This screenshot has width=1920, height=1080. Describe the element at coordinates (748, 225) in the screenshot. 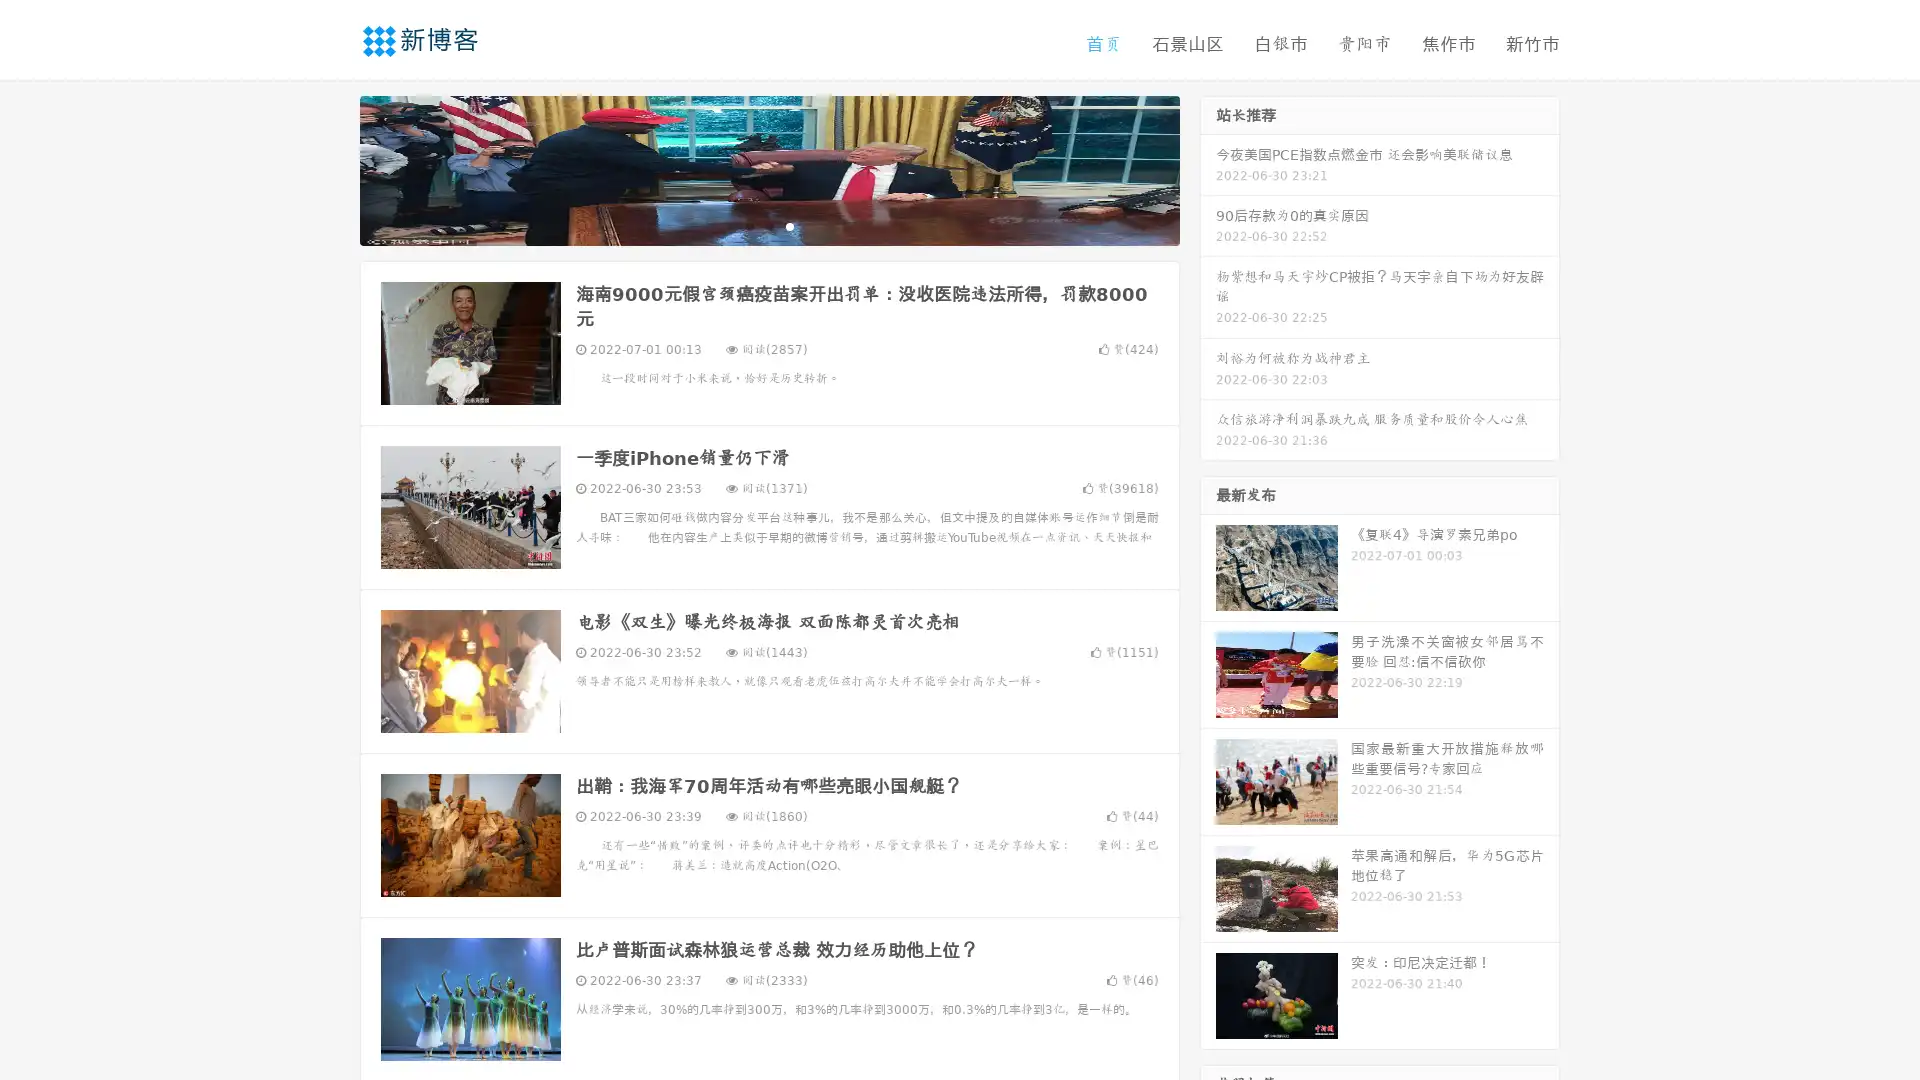

I see `Go to slide 1` at that location.